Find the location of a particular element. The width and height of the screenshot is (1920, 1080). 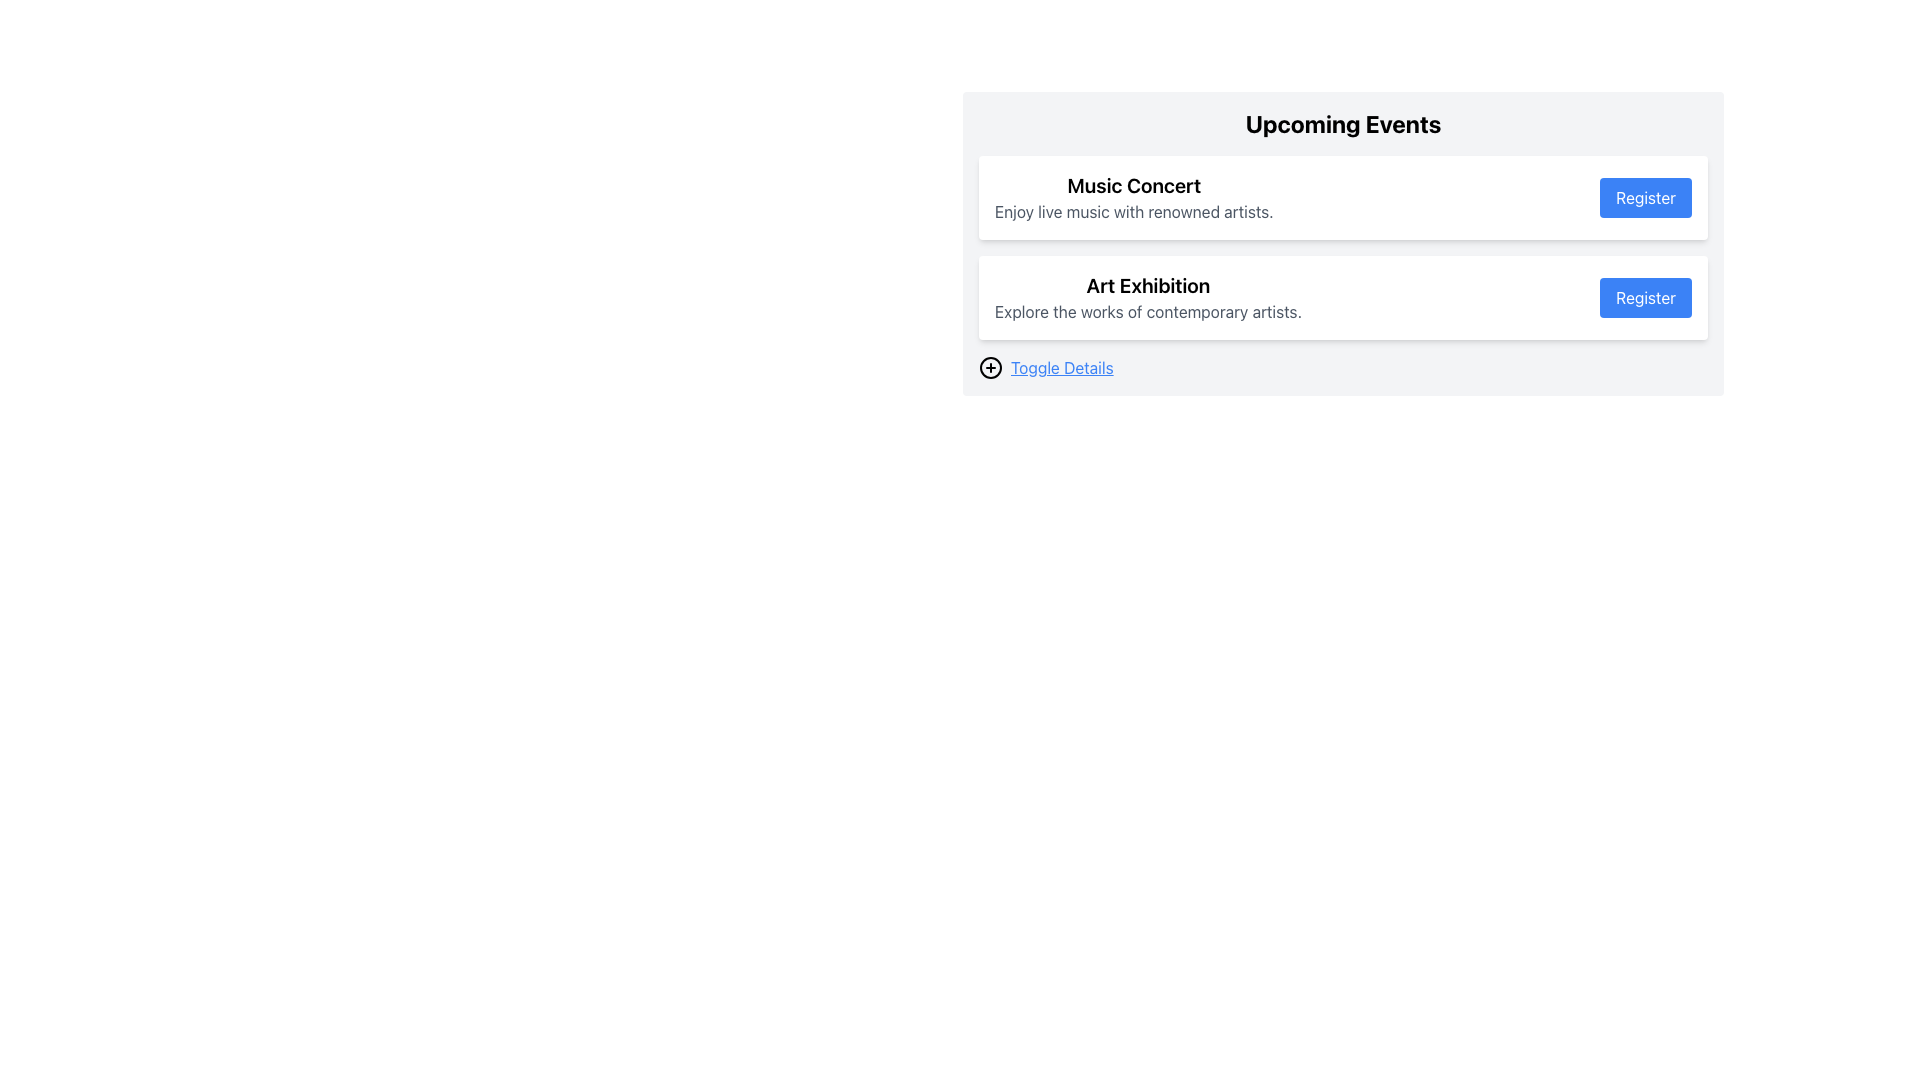

text label providing information about the 'Art Exhibition', located below the 'Art Exhibition' heading in the second event block of upcoming events is located at coordinates (1148, 312).